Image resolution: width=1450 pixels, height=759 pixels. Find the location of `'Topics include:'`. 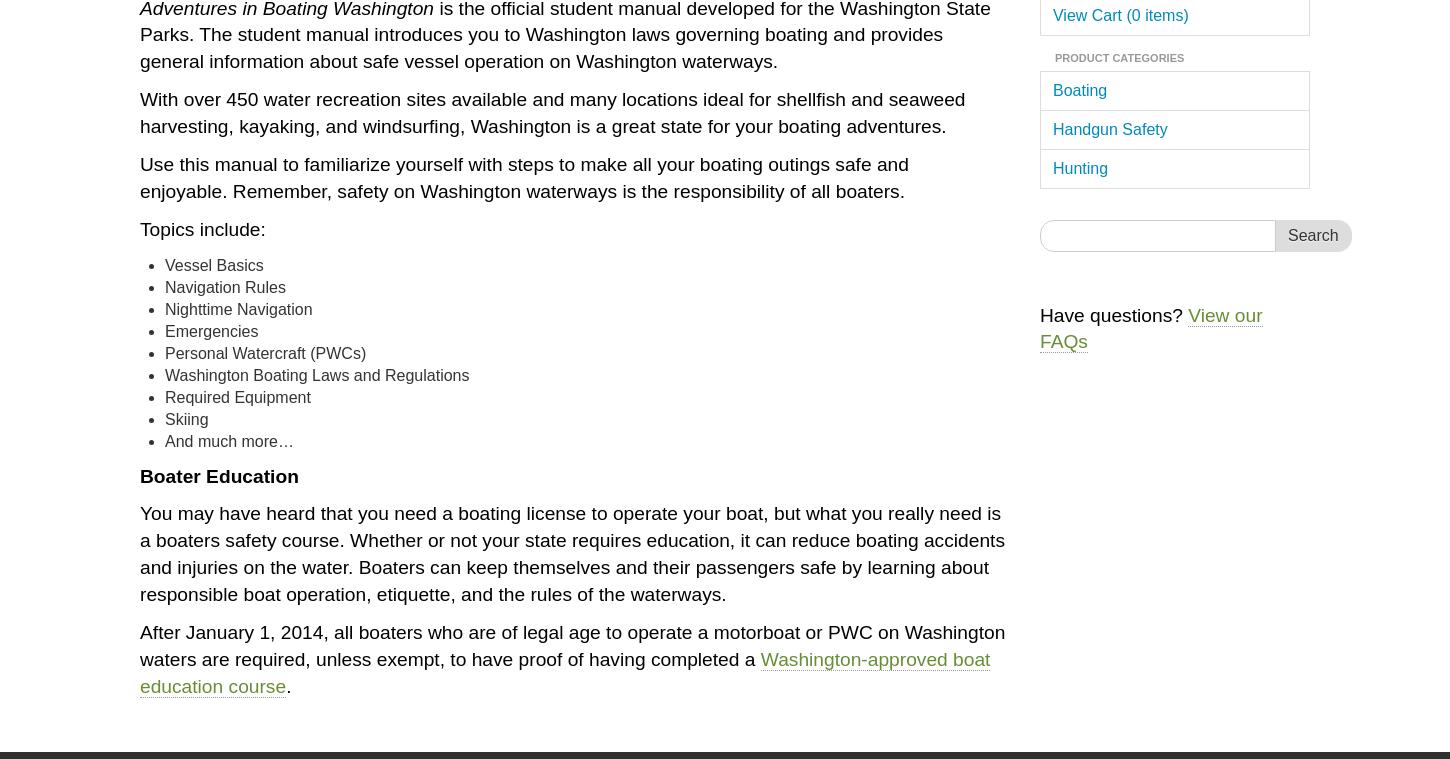

'Topics include:' is located at coordinates (139, 228).